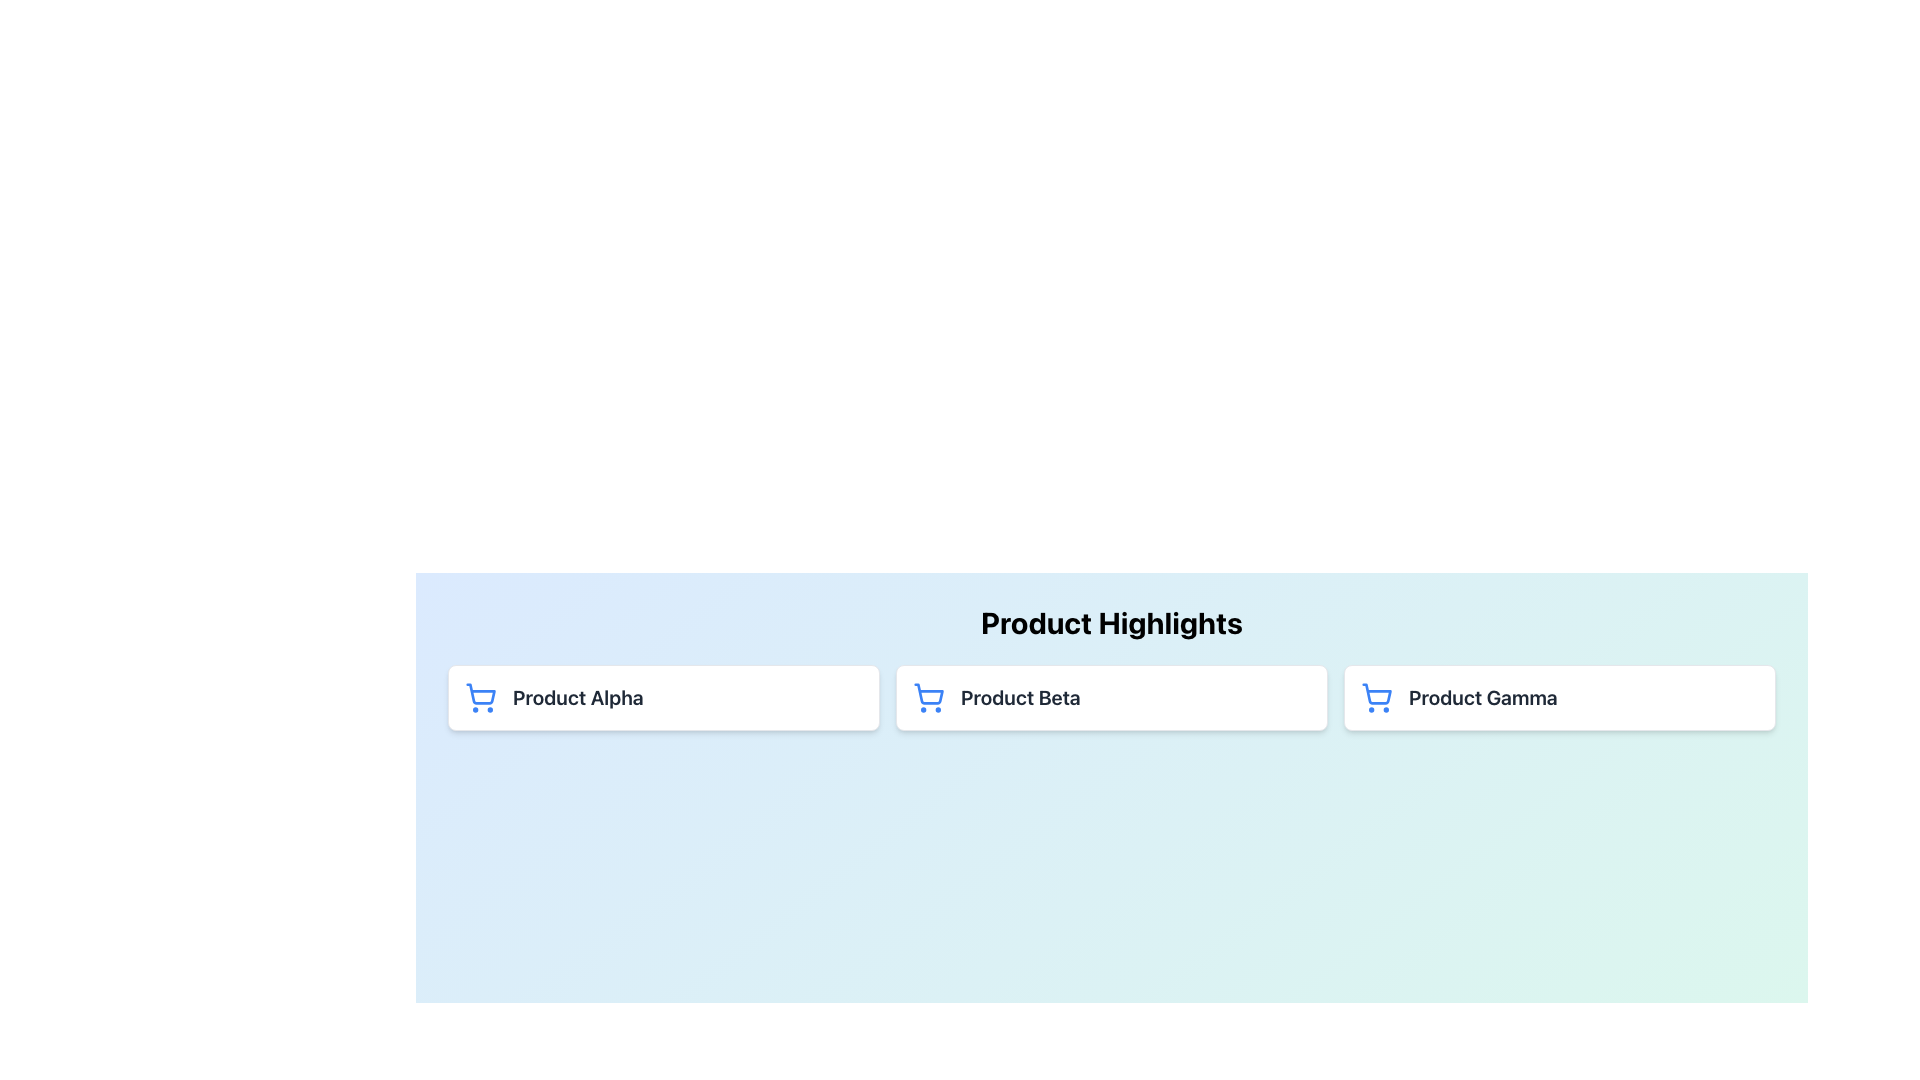 The width and height of the screenshot is (1920, 1080). Describe the element at coordinates (928, 697) in the screenshot. I see `the shopping icon located on the left side of the 'Product Beta' card in the 'Product Highlights' section` at that location.